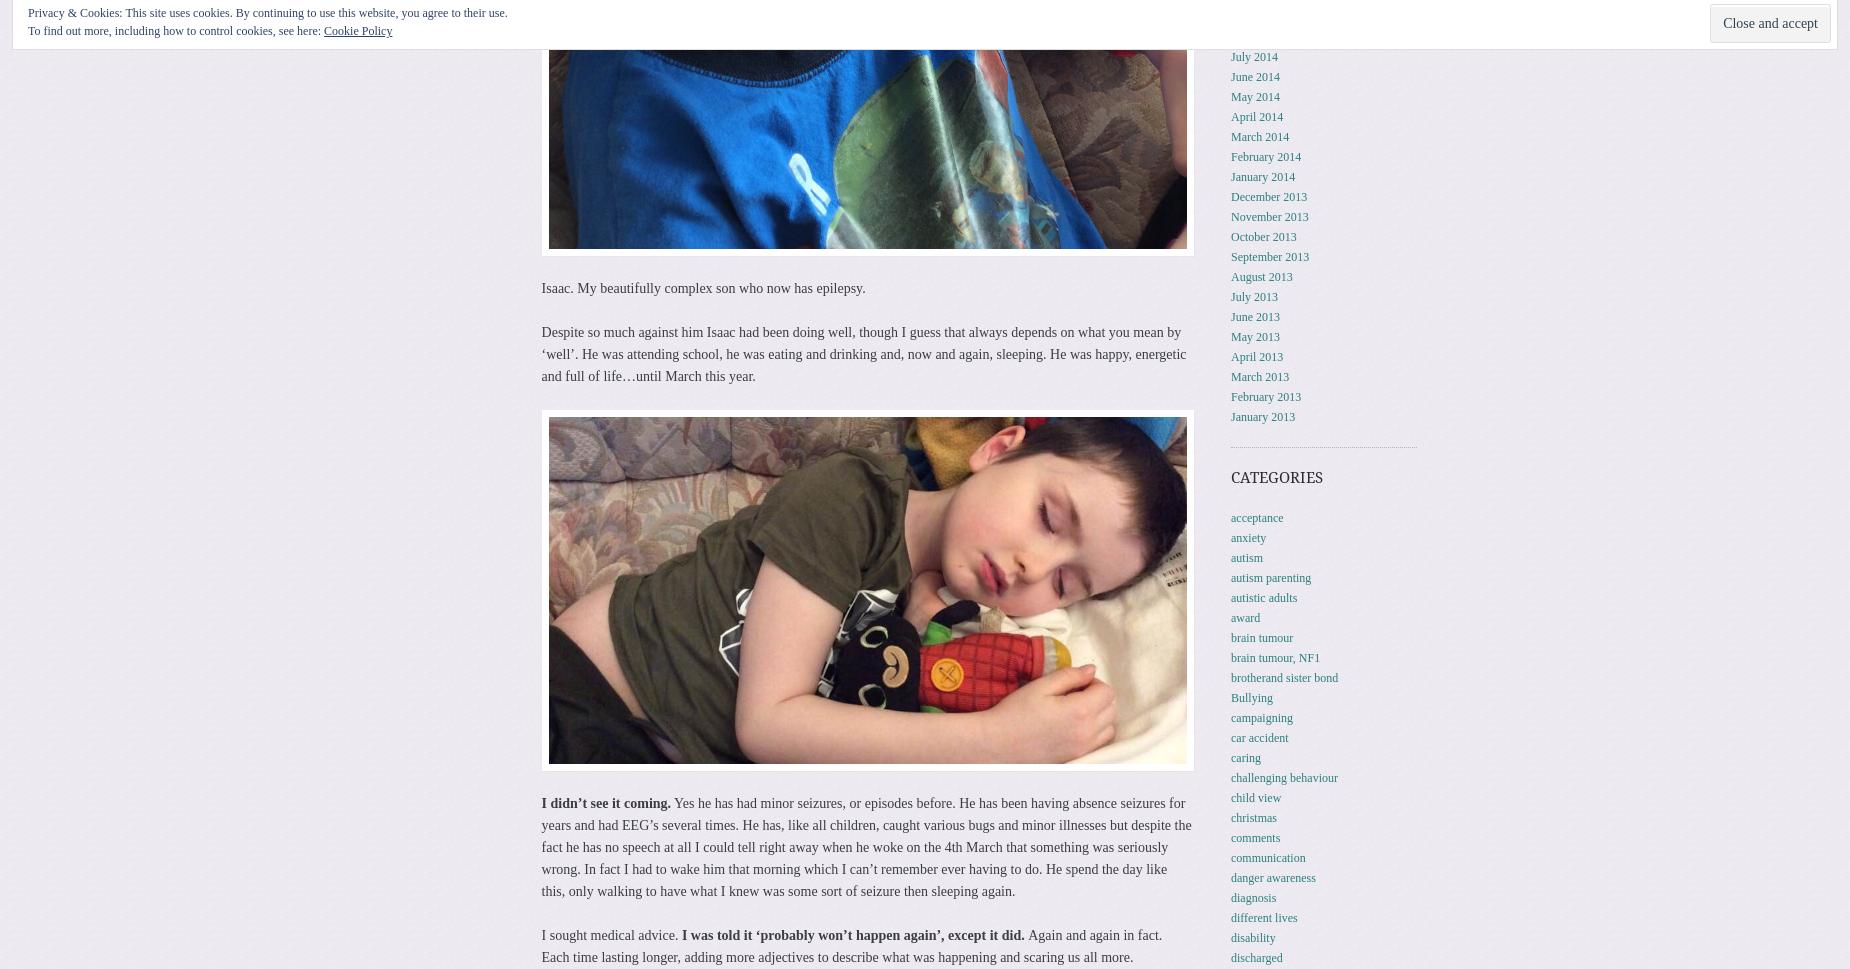 Image resolution: width=1850 pixels, height=969 pixels. I want to click on 'campaigning', so click(1260, 716).